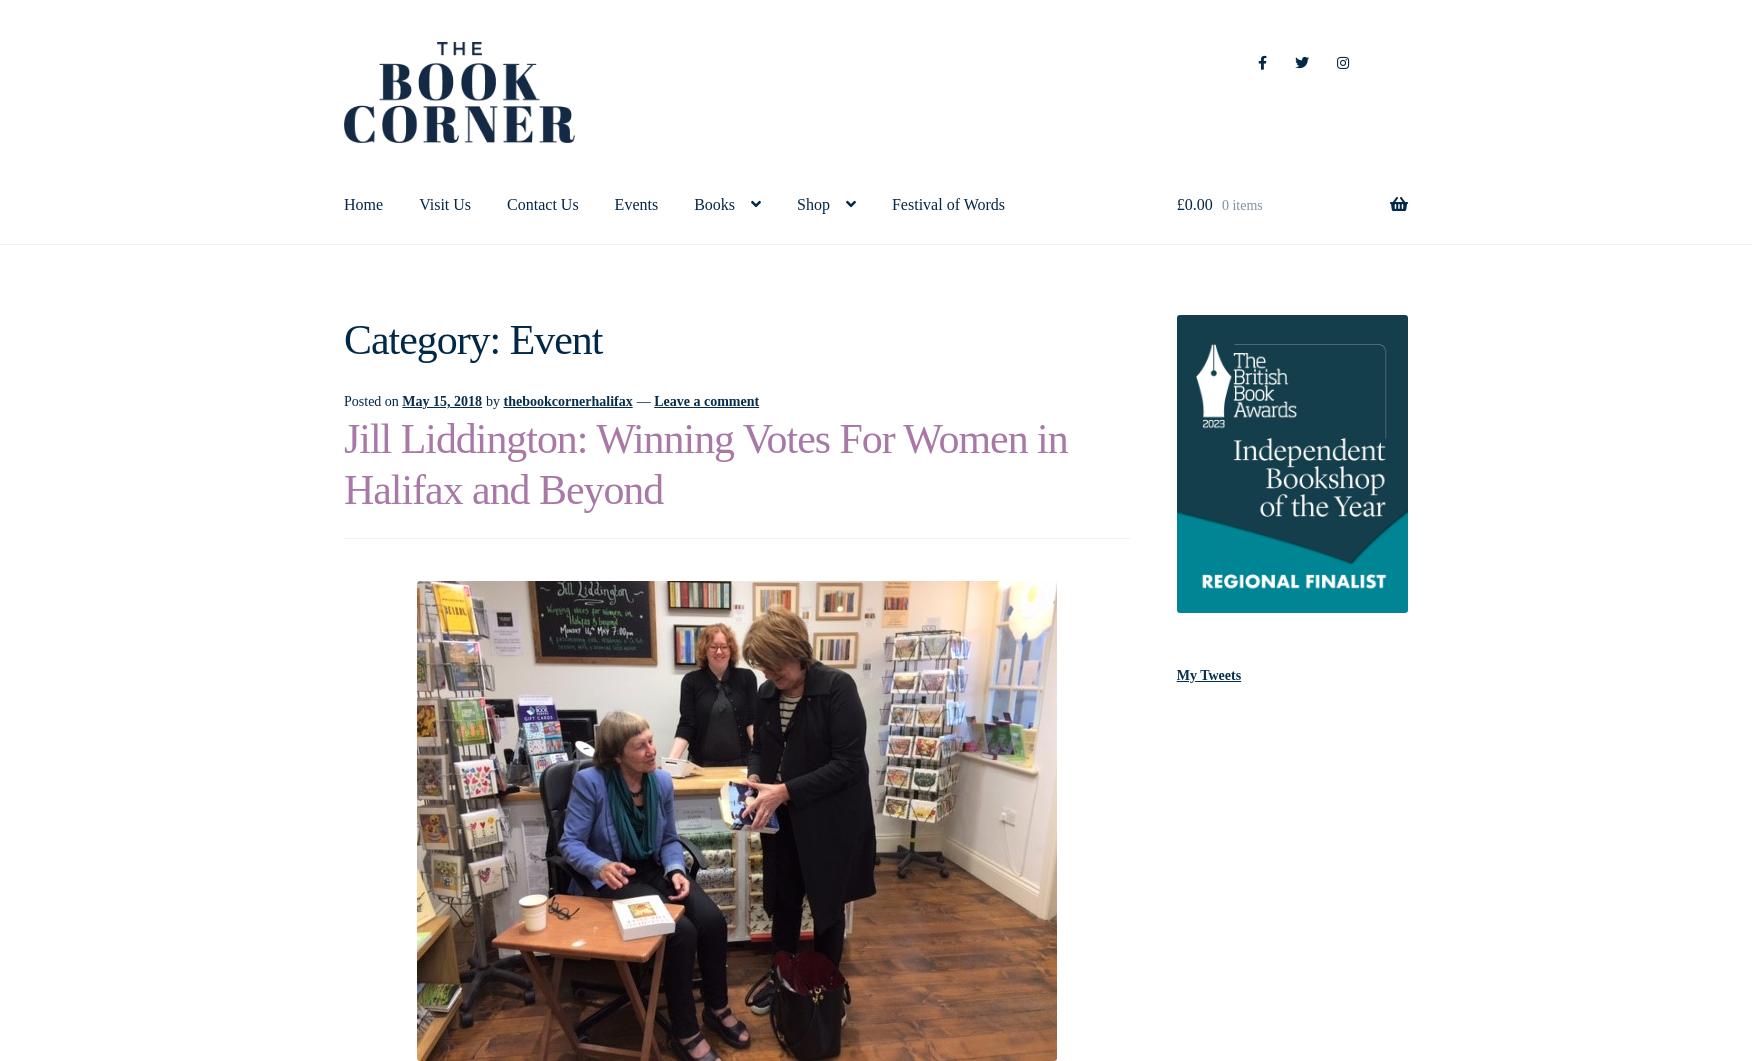 The height and width of the screenshot is (1061, 1752). Describe the element at coordinates (704, 463) in the screenshot. I see `'Jill Liddington: Winning Votes For Women in Halifax and Beyond'` at that location.